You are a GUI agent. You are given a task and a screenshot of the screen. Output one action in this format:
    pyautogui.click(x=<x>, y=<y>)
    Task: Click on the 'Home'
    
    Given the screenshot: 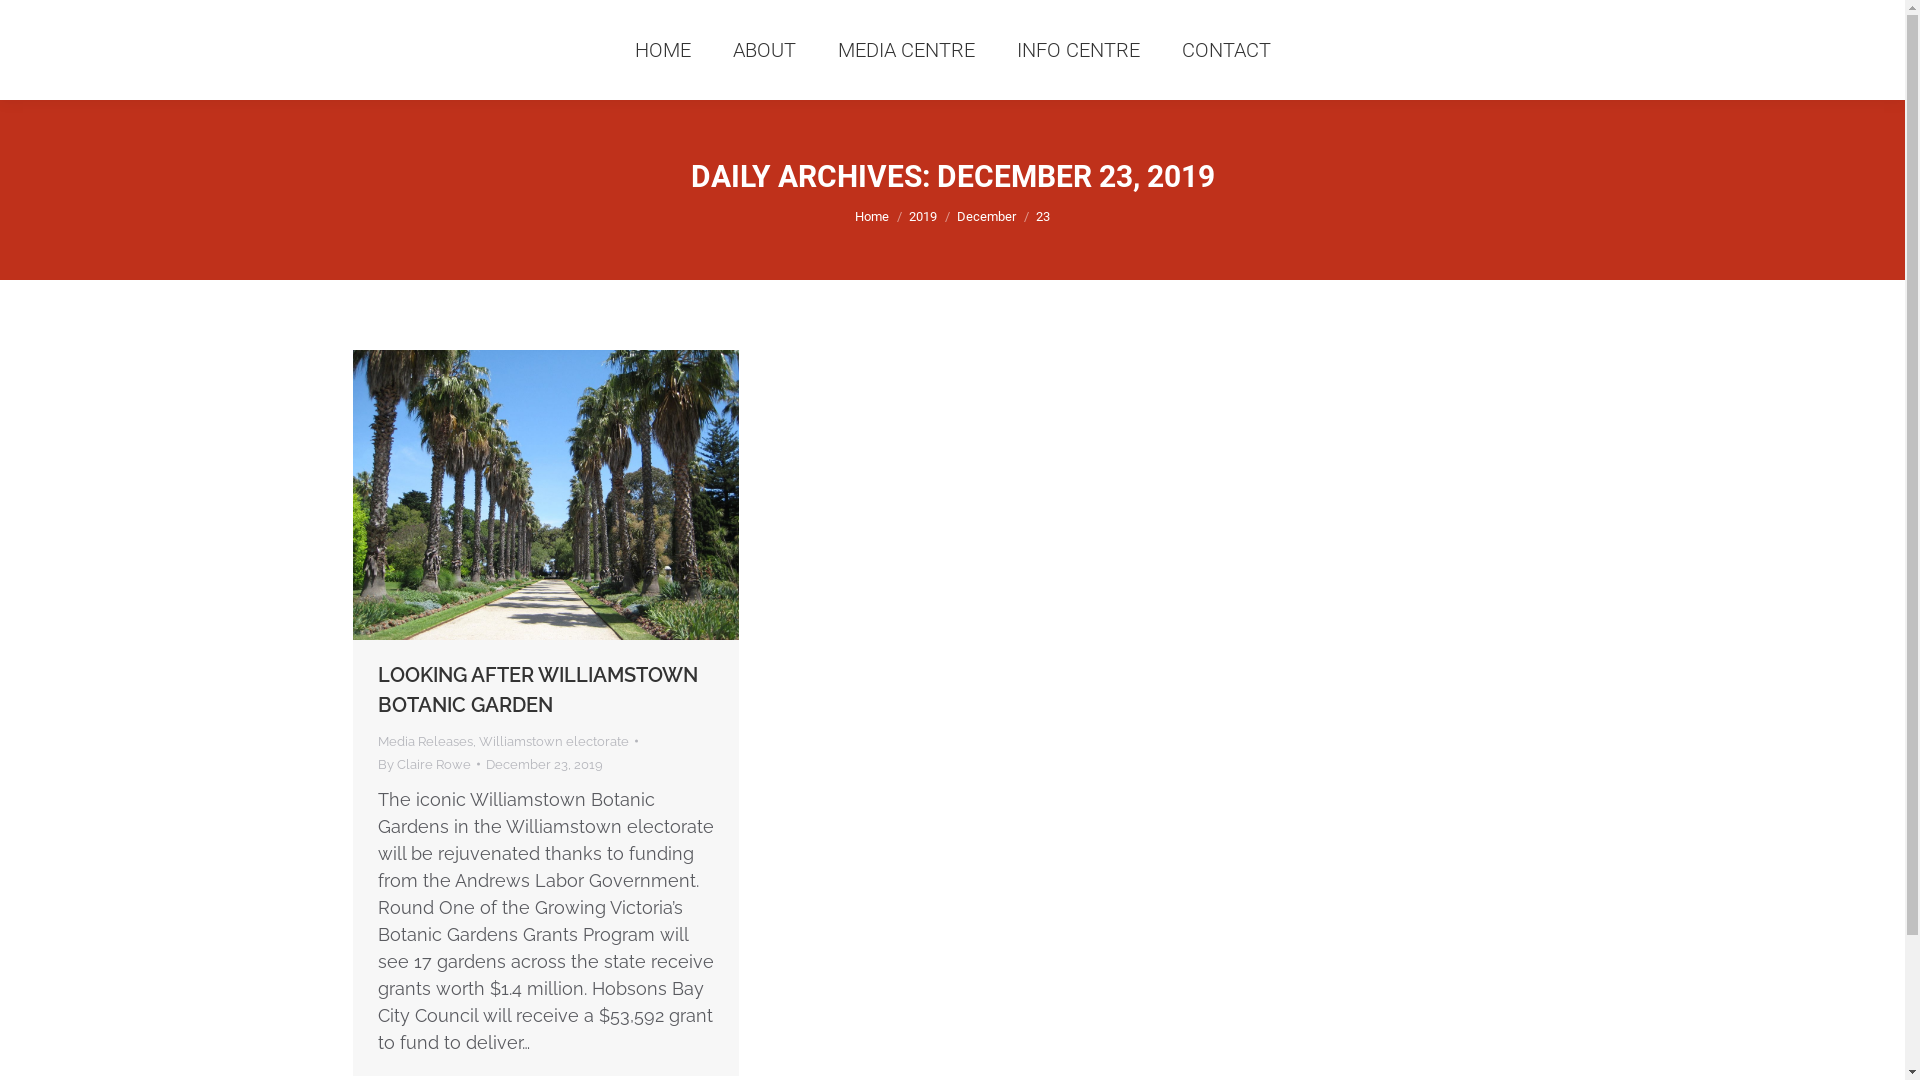 What is the action you would take?
    pyautogui.click(x=872, y=216)
    